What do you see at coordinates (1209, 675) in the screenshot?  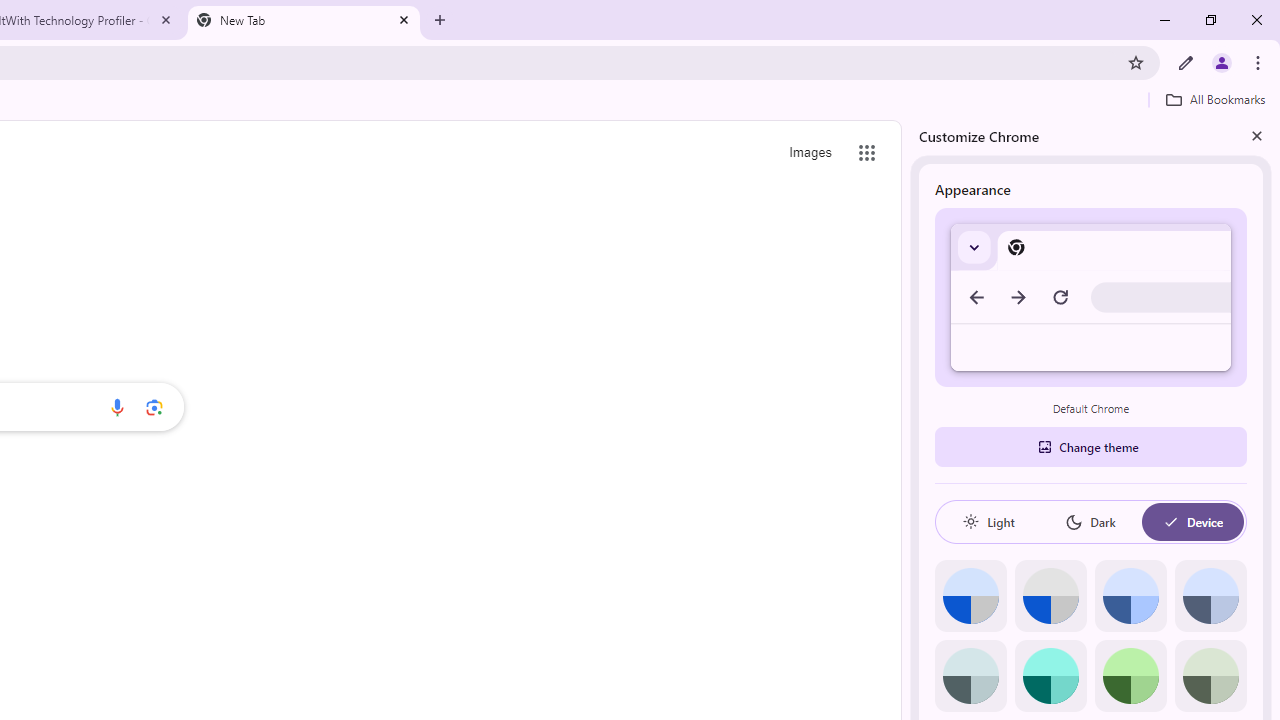 I see `'Viridian'` at bounding box center [1209, 675].